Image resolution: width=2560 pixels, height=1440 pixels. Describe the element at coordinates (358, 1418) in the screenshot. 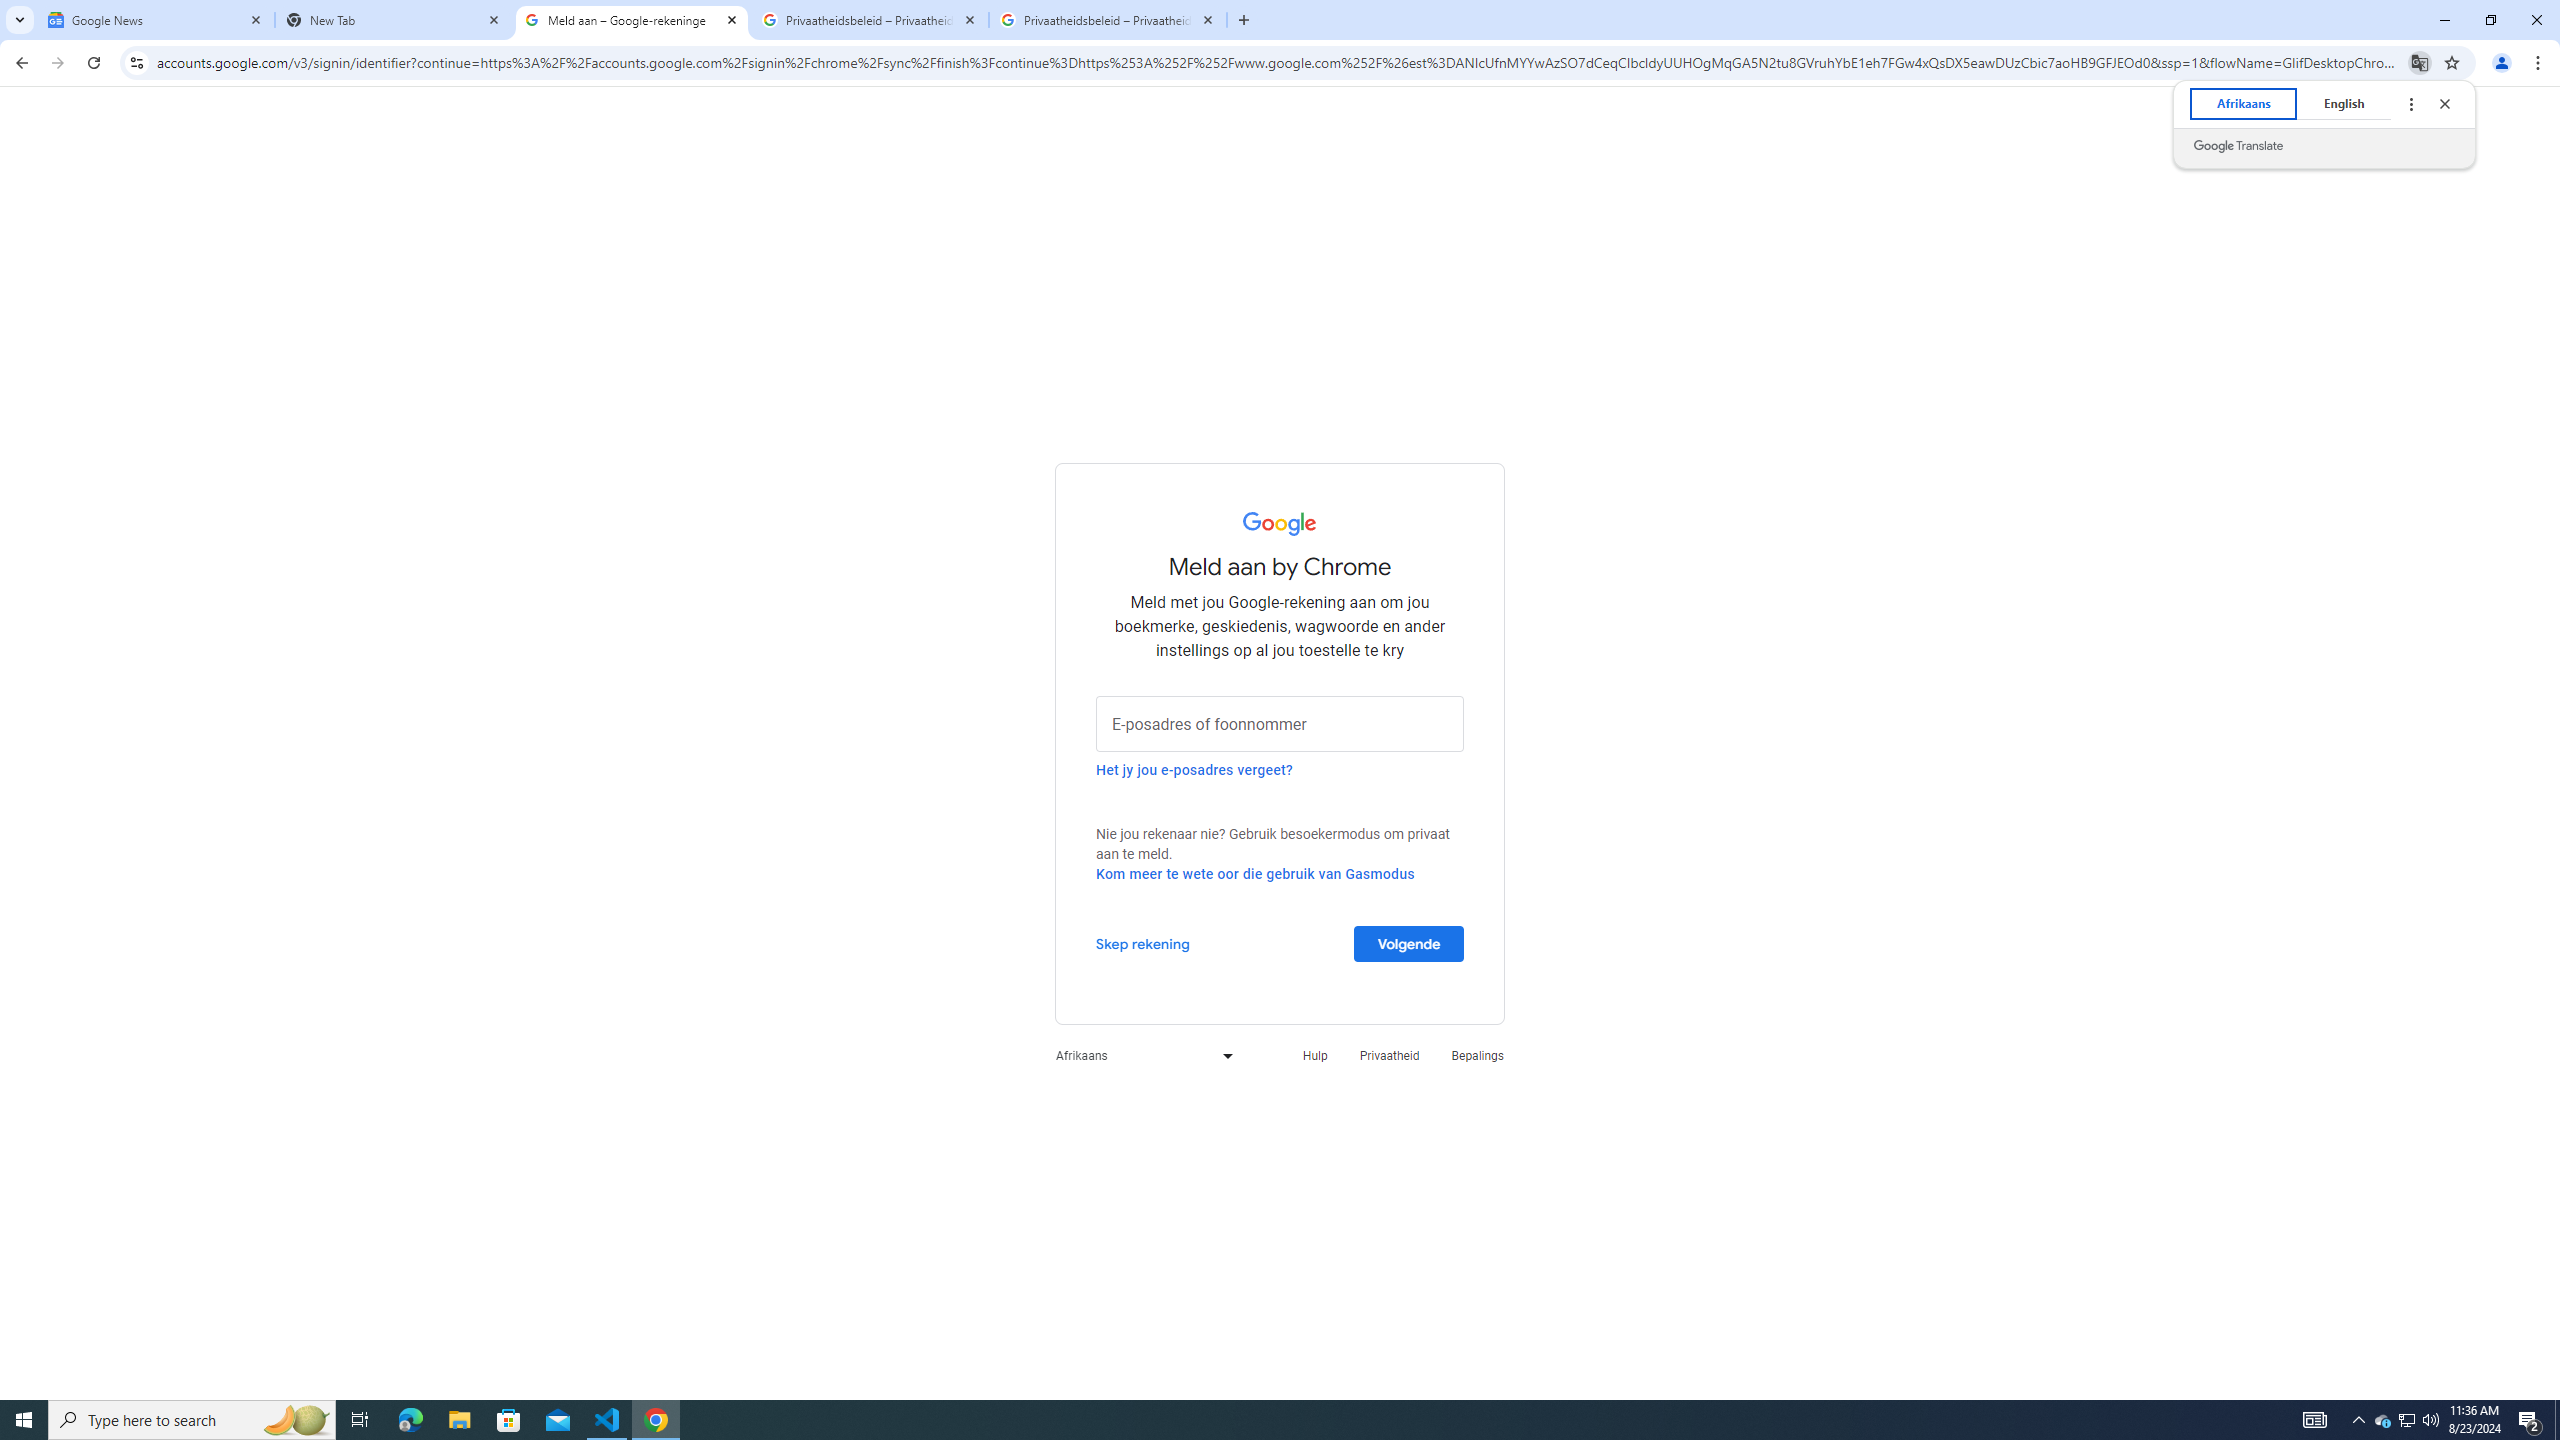

I see `'Task View'` at that location.